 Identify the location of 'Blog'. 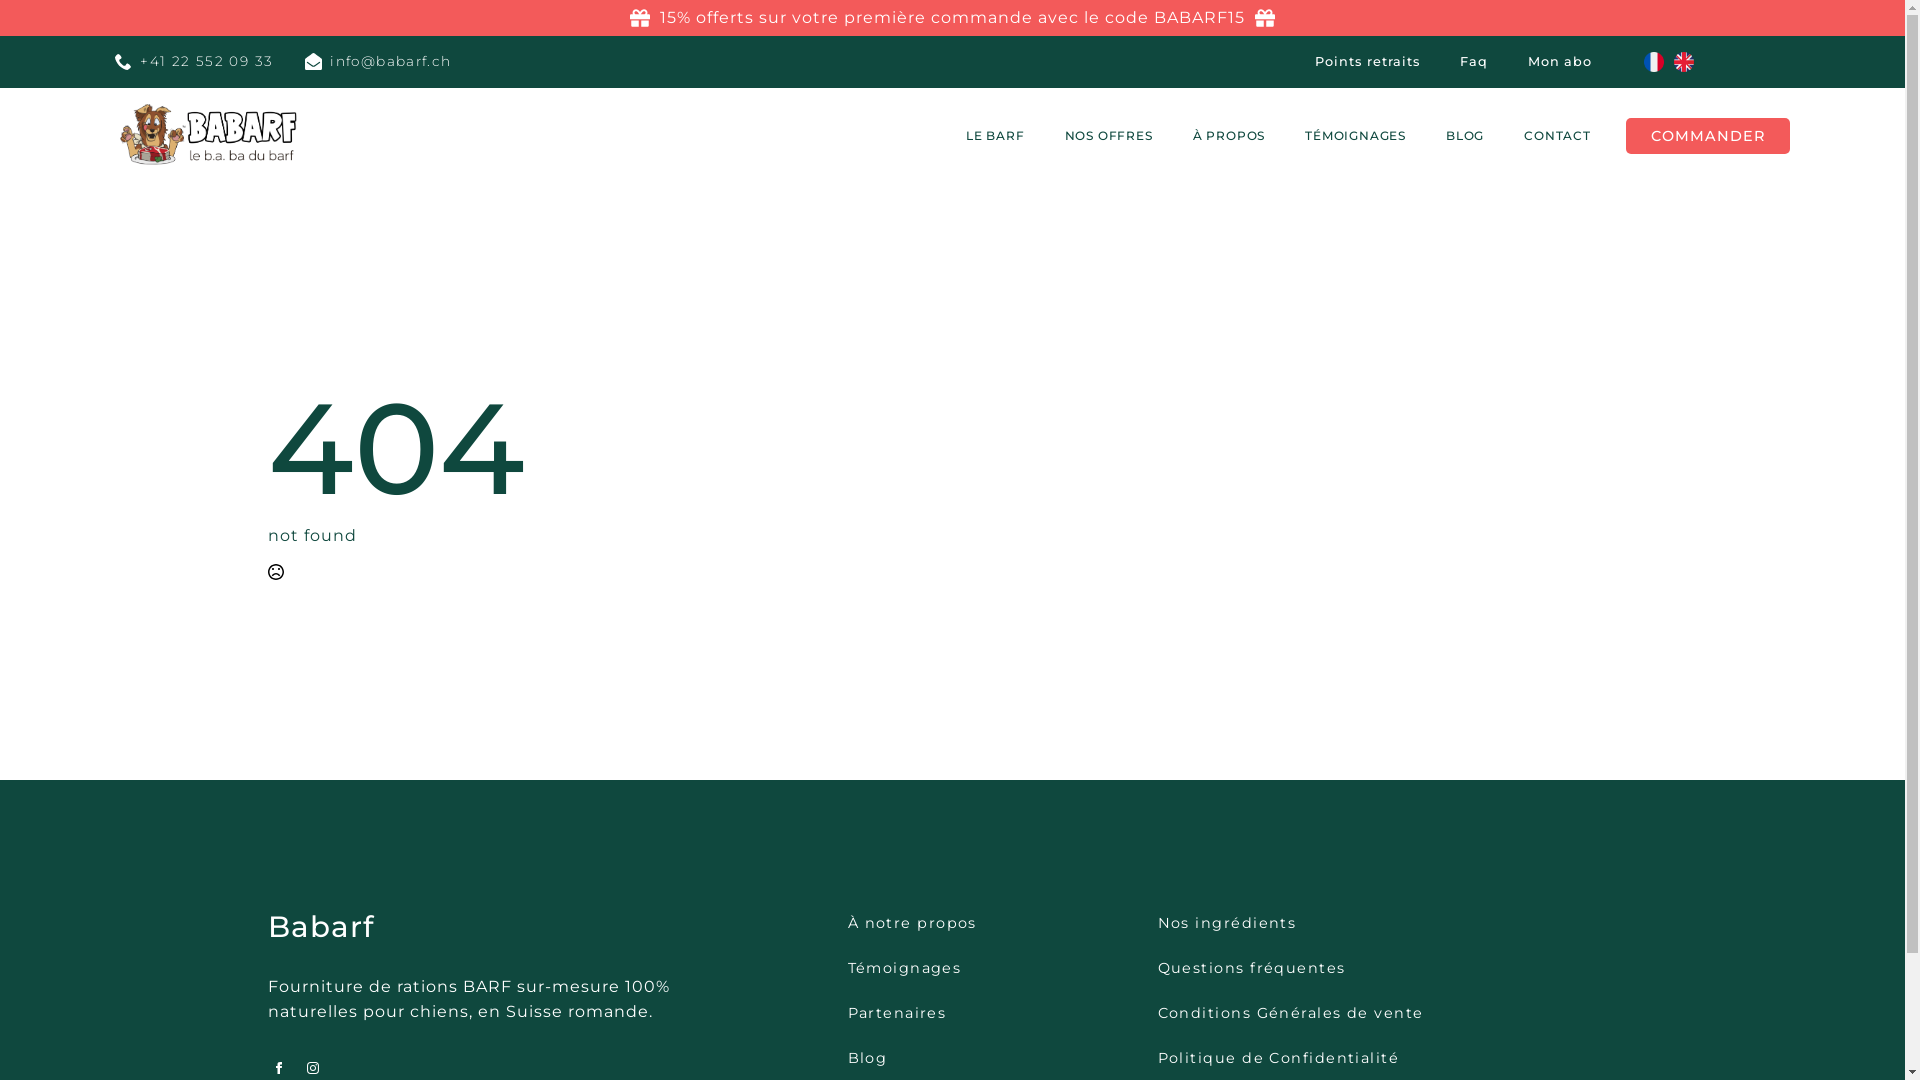
(868, 1056).